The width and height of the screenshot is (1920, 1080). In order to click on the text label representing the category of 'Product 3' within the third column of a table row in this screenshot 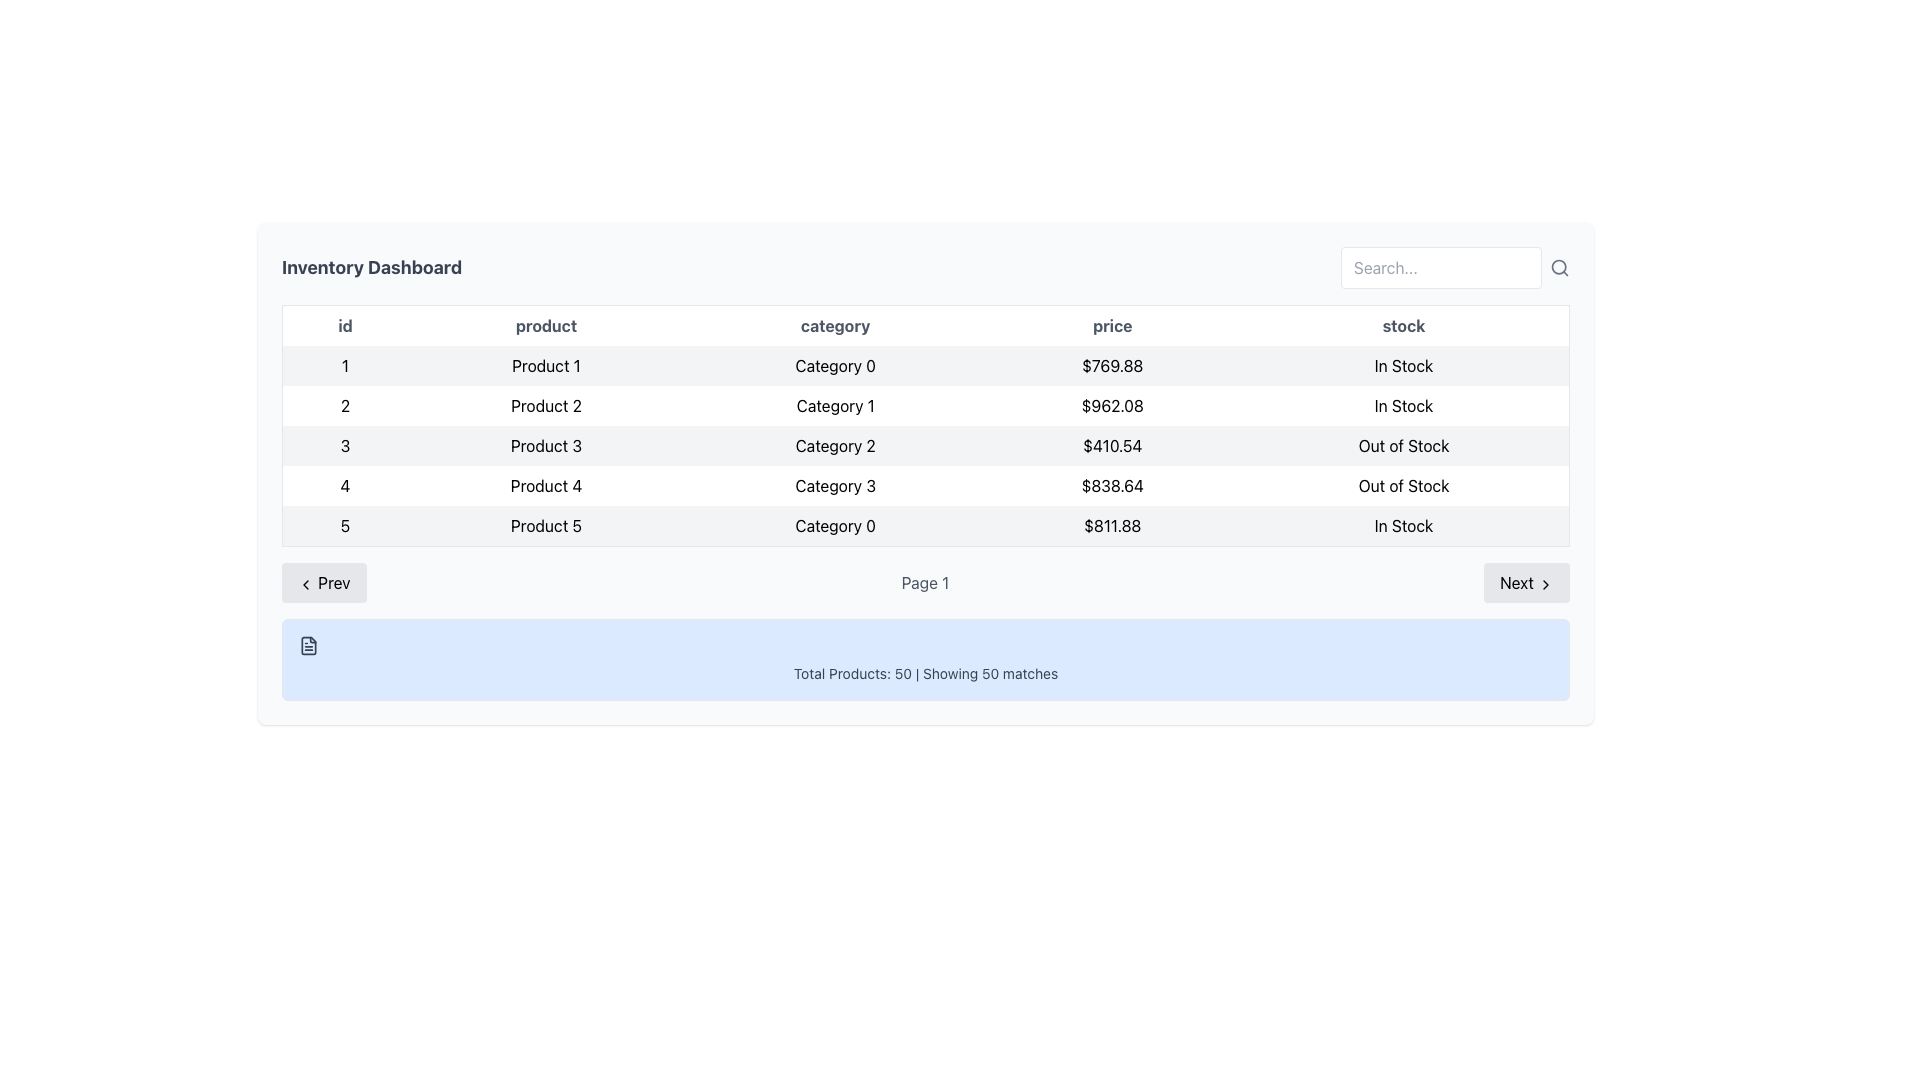, I will do `click(835, 445)`.